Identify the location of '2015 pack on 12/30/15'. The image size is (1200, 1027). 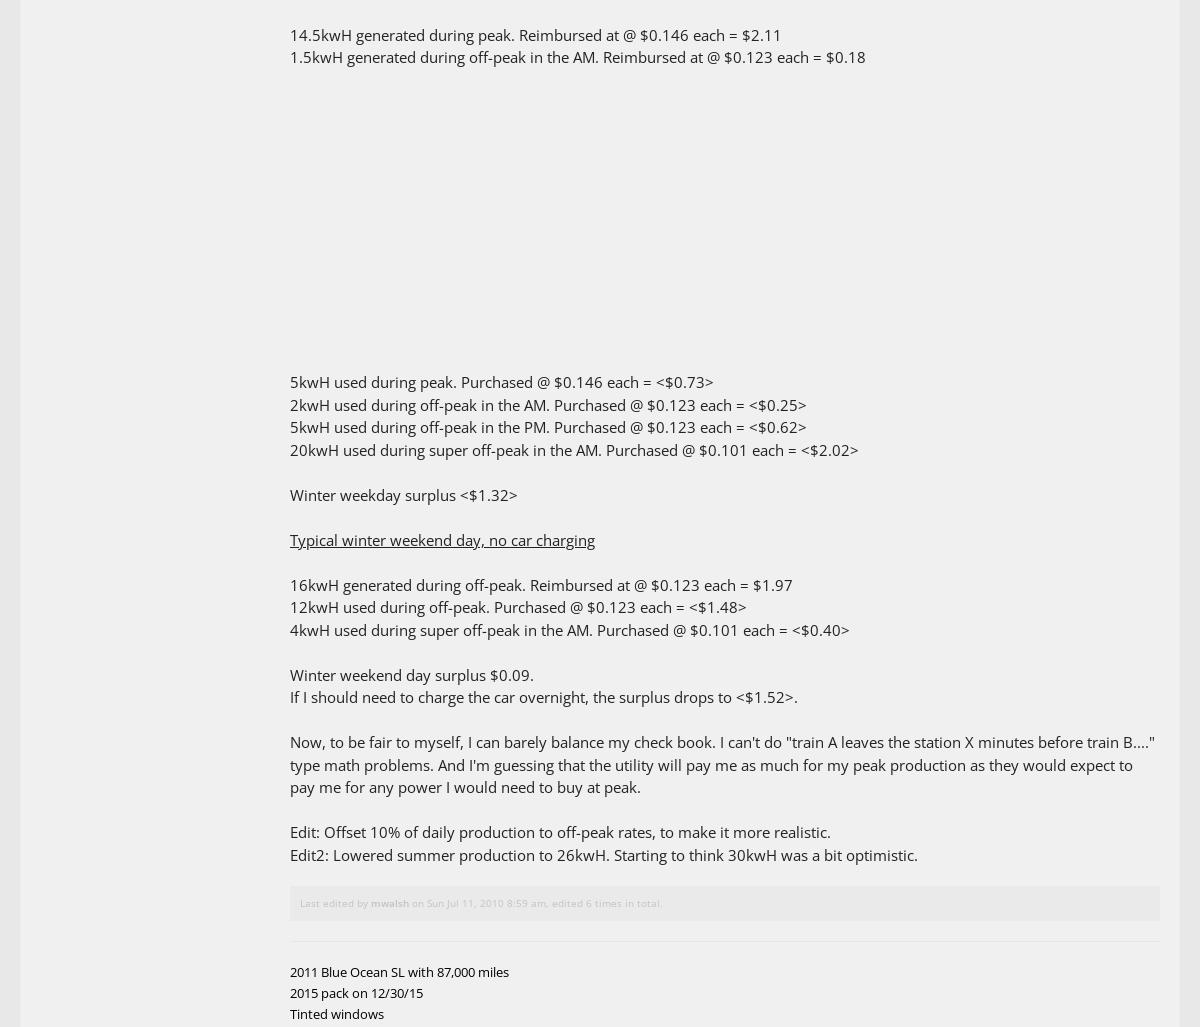
(356, 992).